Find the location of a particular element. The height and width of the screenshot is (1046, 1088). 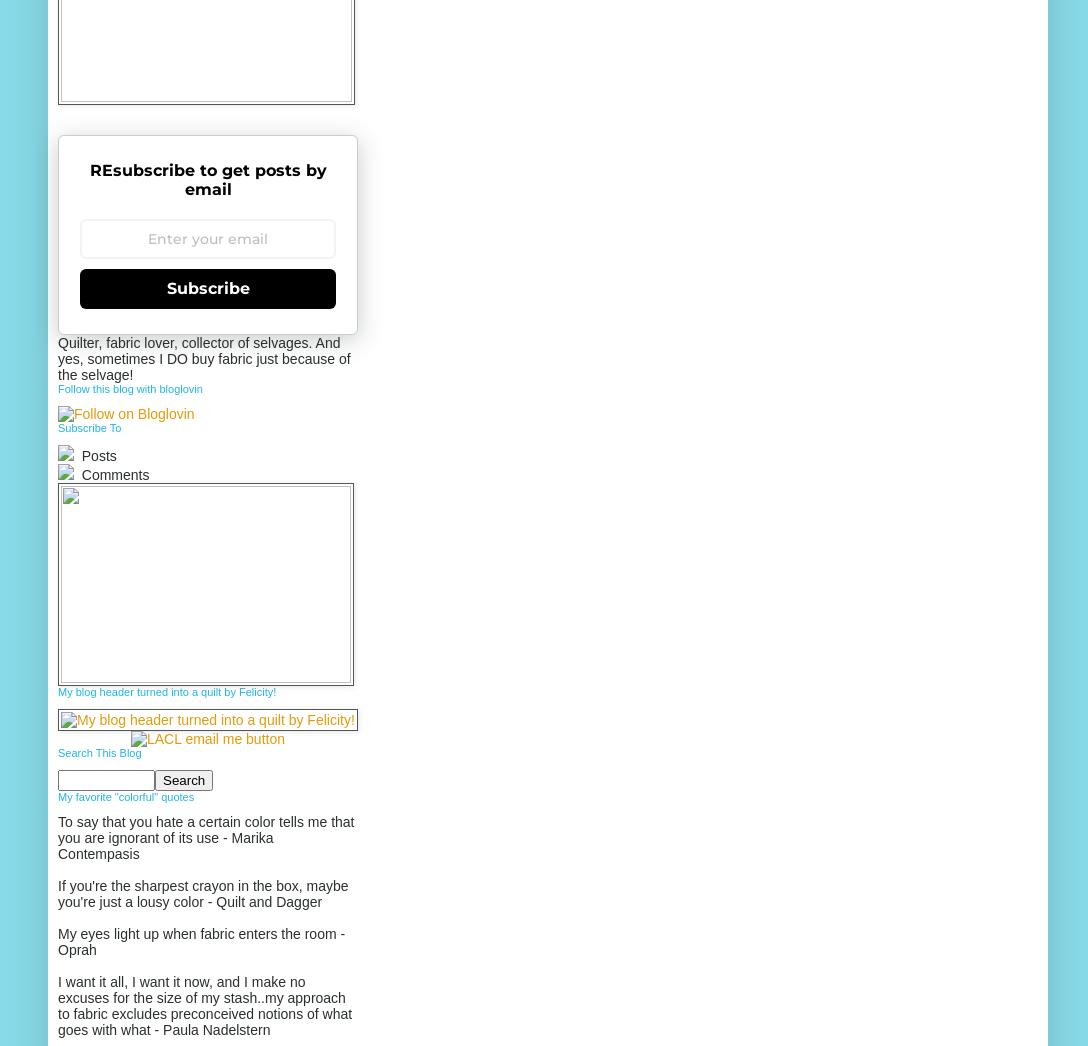

'Comments' is located at coordinates (113, 474).